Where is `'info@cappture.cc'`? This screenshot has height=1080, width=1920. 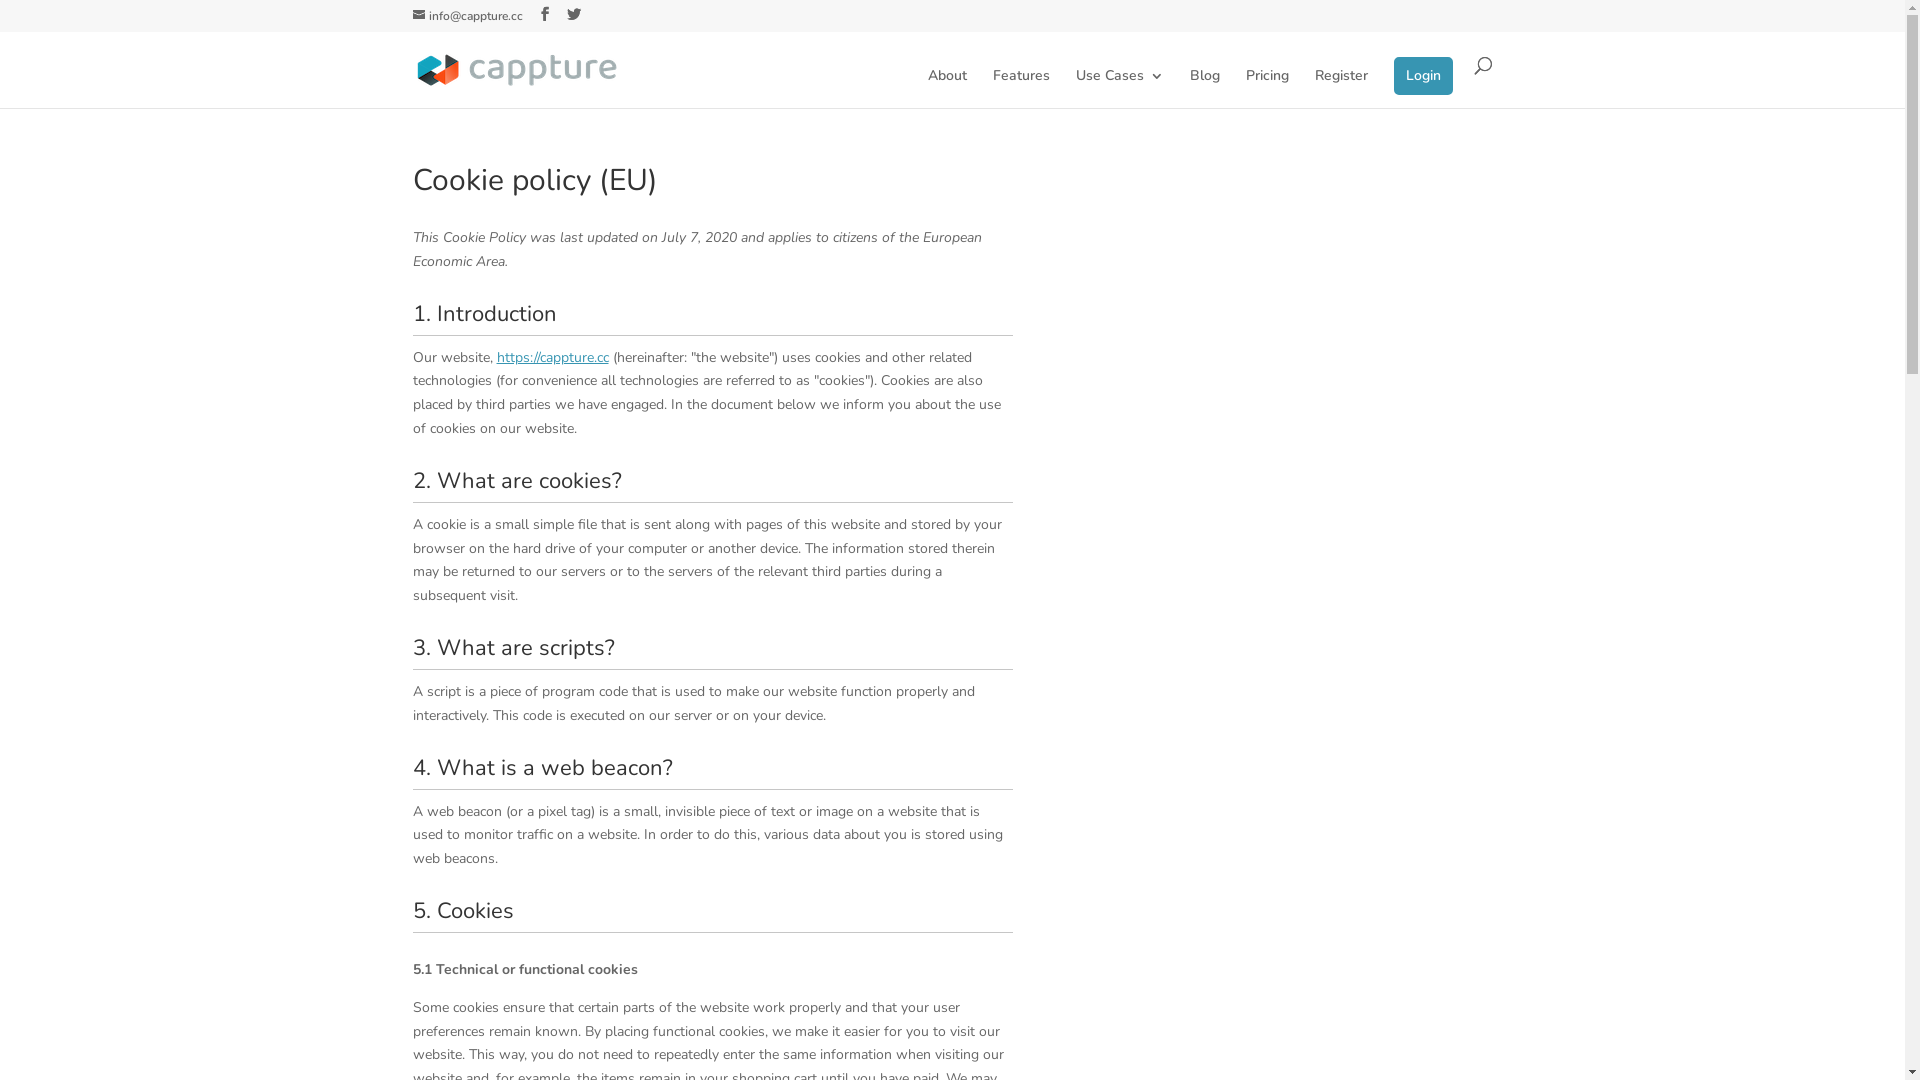 'info@cappture.cc' is located at coordinates (465, 15).